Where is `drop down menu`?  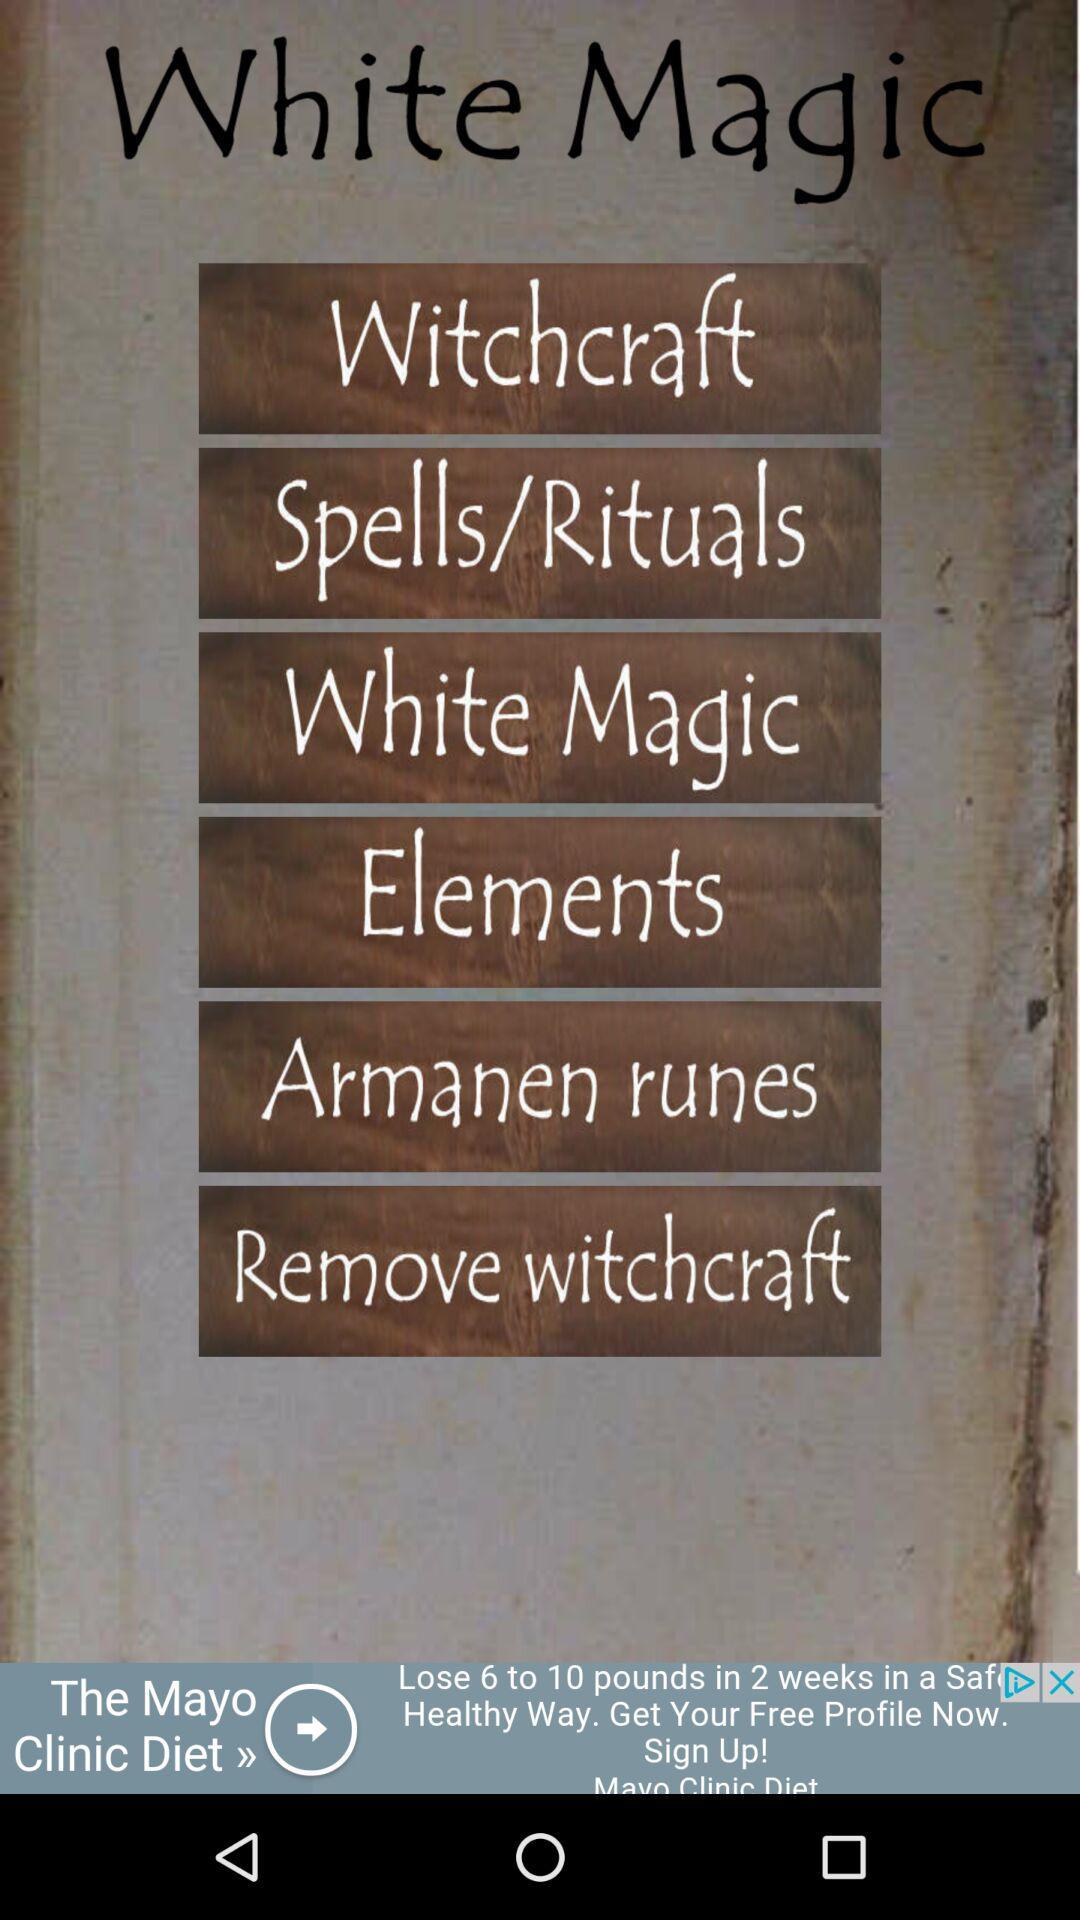
drop down menu is located at coordinates (540, 1085).